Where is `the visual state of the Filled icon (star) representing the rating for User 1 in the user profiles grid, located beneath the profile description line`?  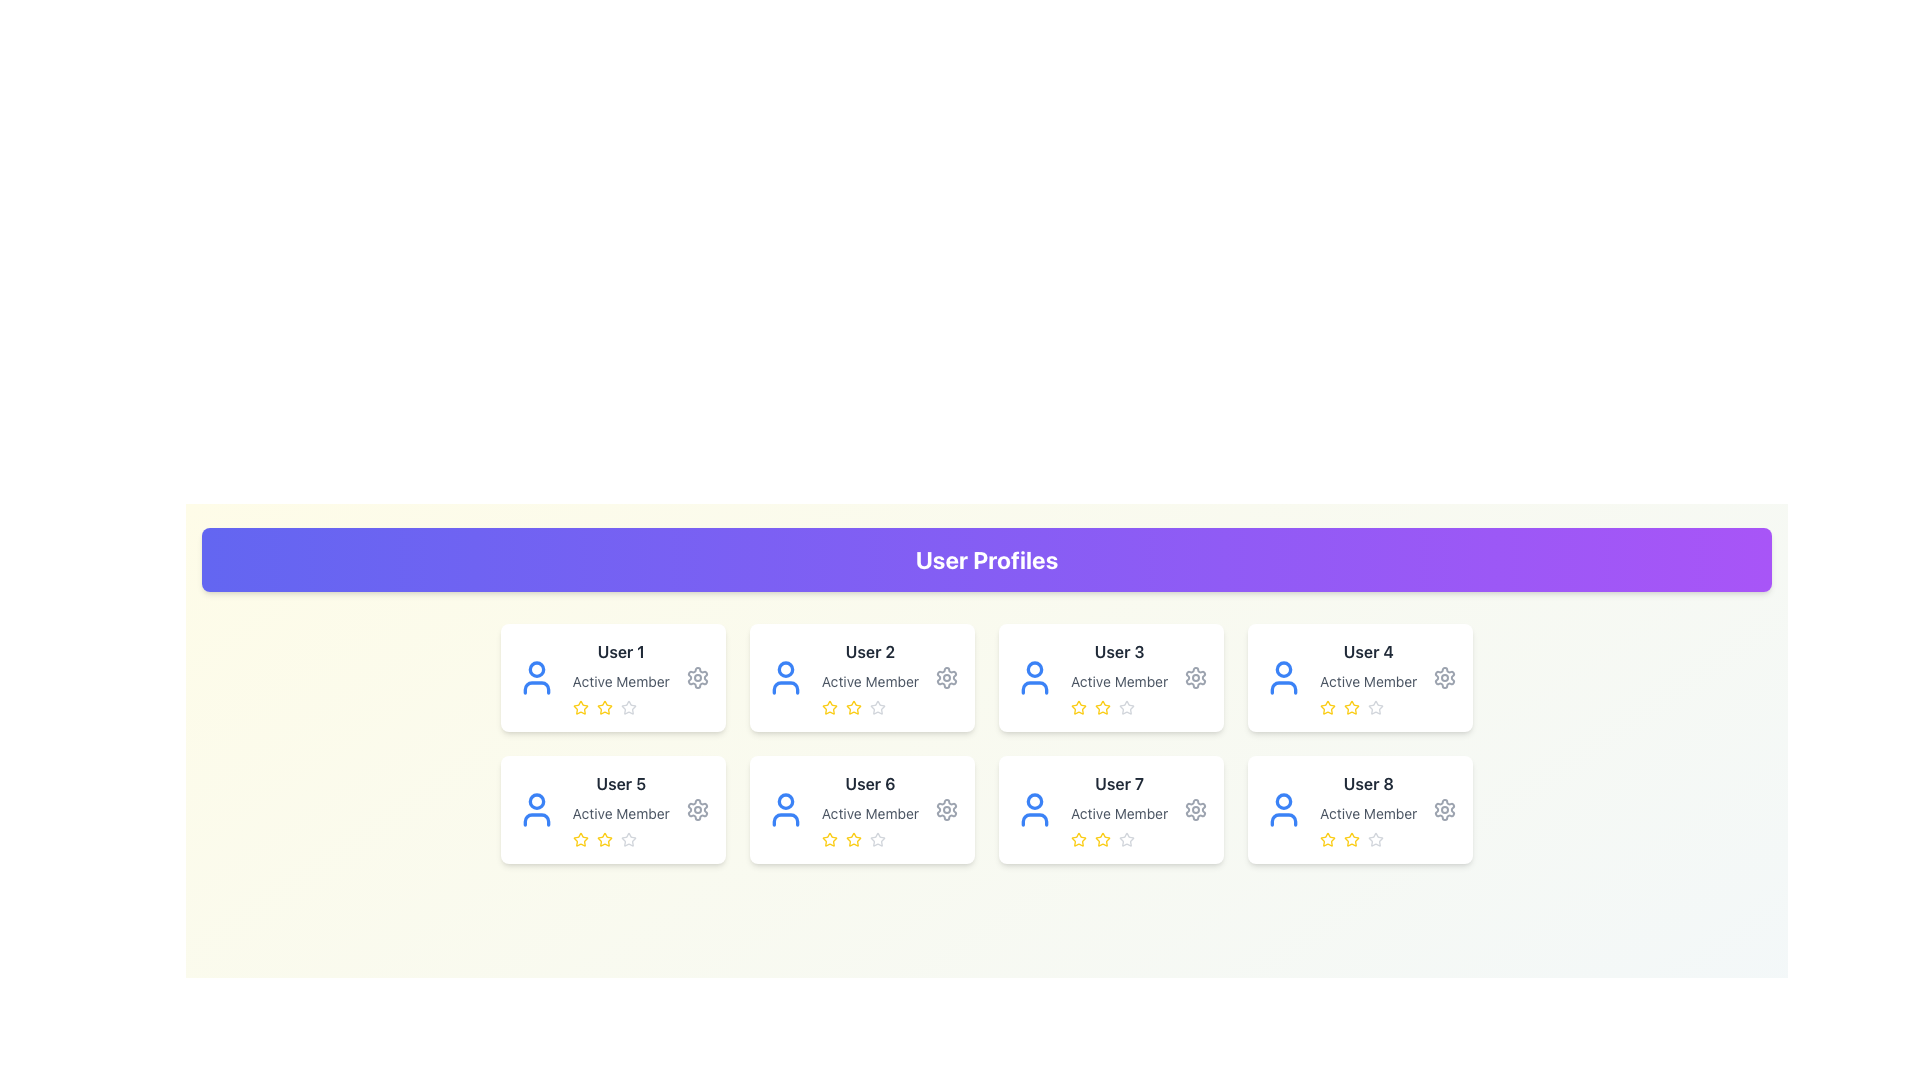 the visual state of the Filled icon (star) representing the rating for User 1 in the user profiles grid, located beneath the profile description line is located at coordinates (603, 706).